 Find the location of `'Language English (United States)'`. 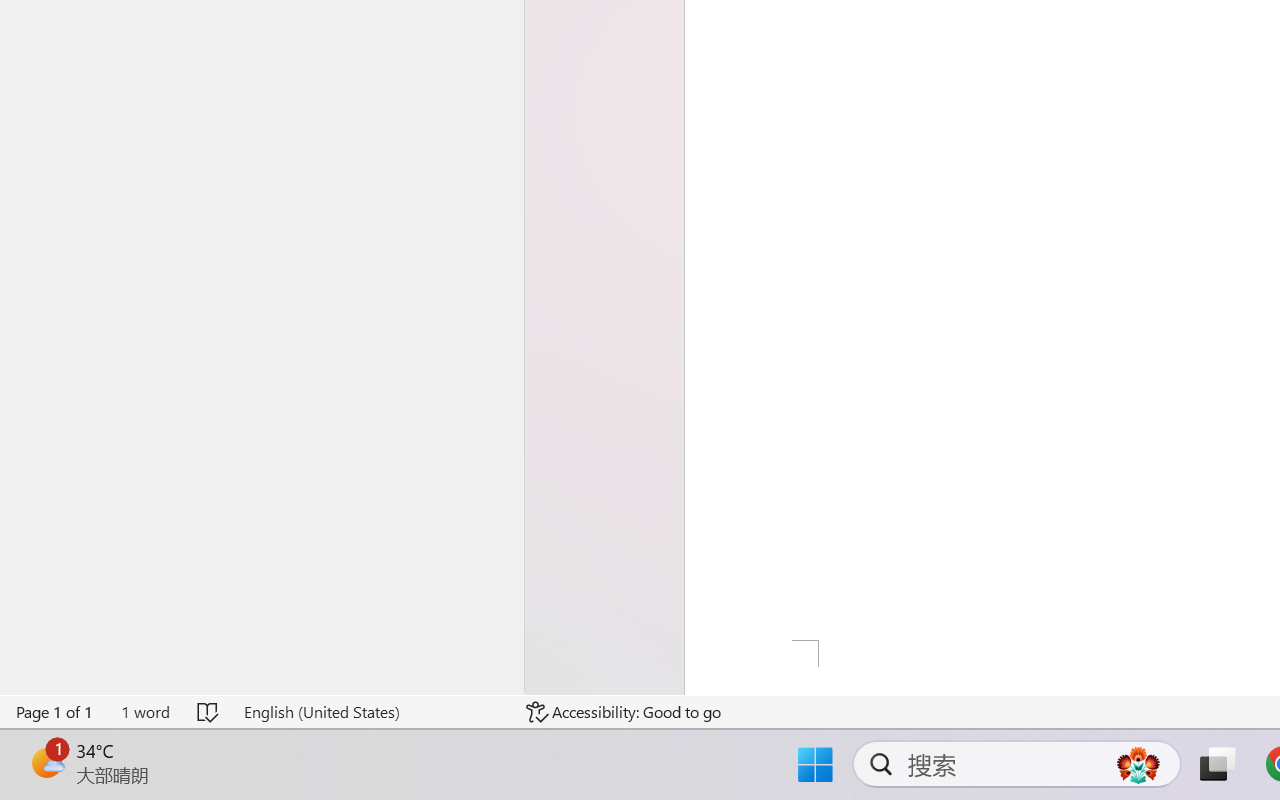

'Language English (United States)' is located at coordinates (371, 711).